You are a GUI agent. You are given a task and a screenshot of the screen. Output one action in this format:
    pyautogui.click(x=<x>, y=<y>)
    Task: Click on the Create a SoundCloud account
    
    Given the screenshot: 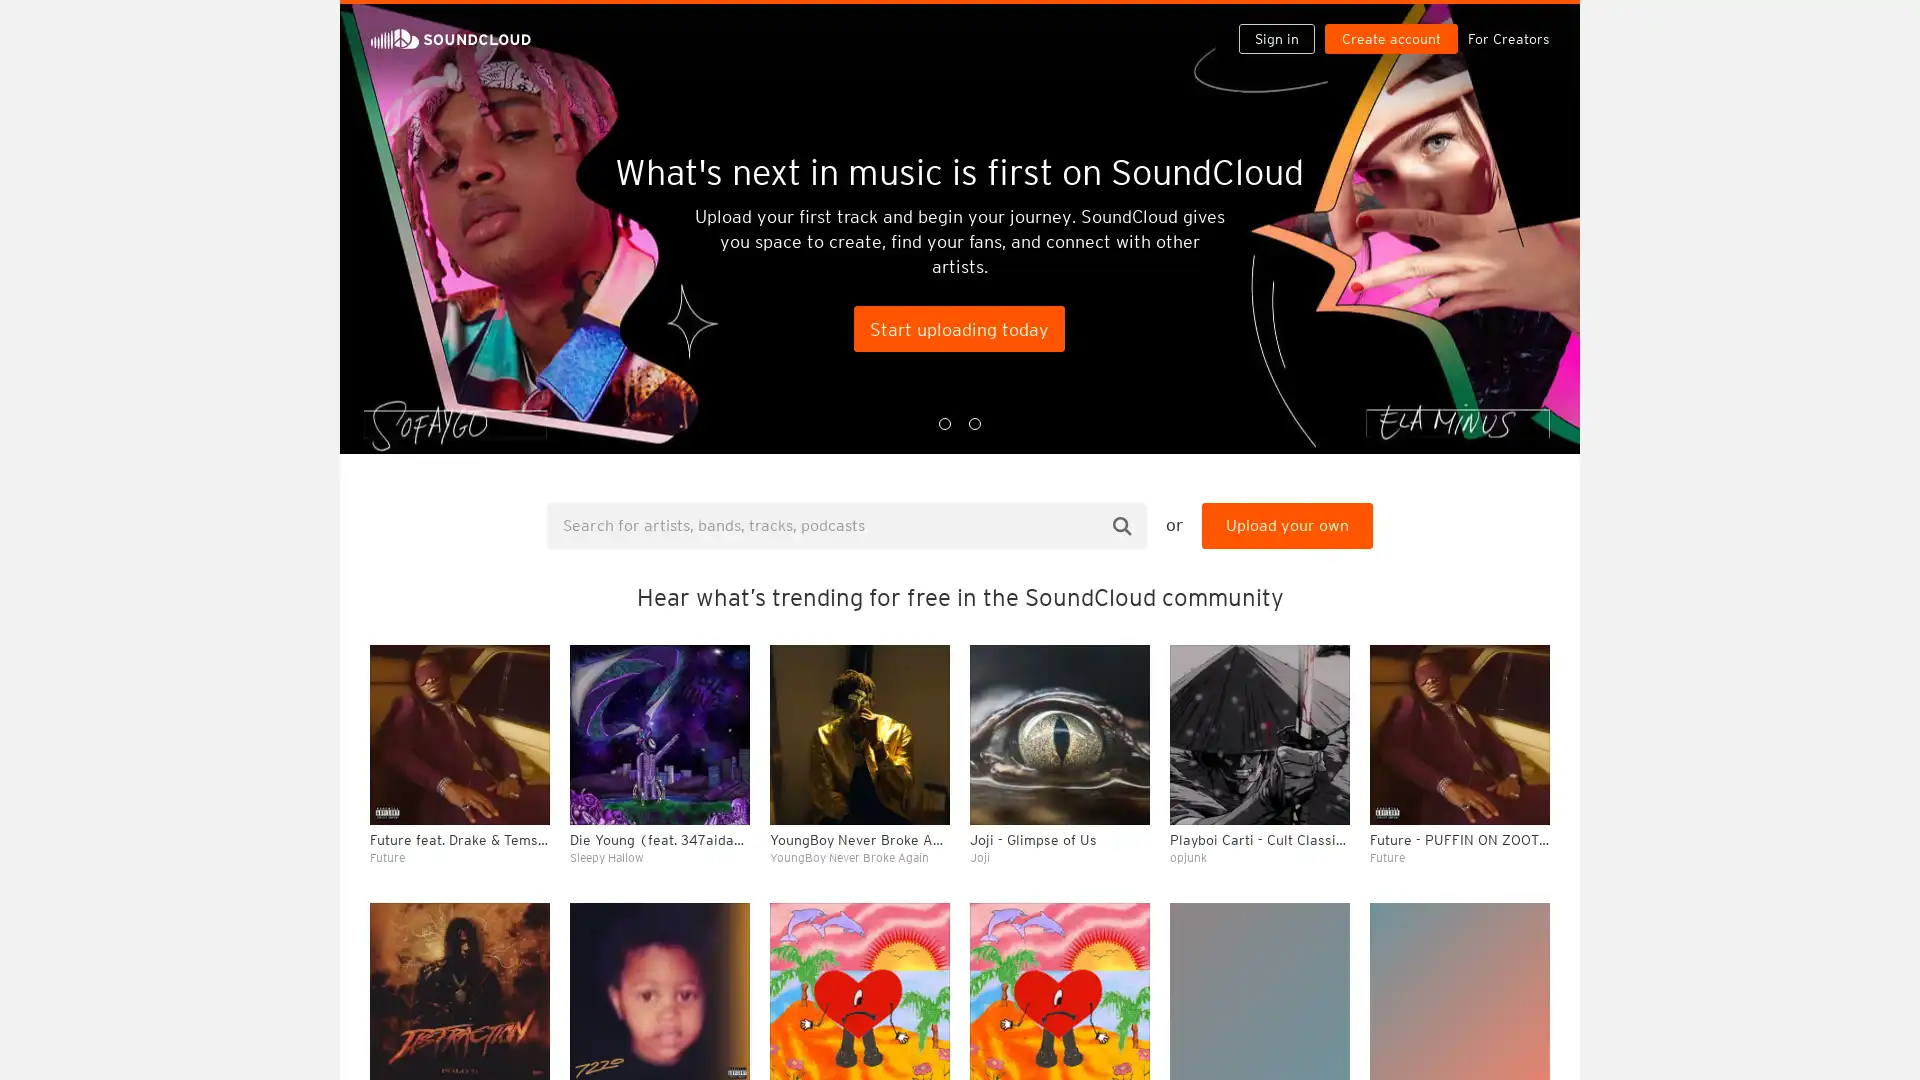 What is the action you would take?
    pyautogui.click(x=1390, y=38)
    